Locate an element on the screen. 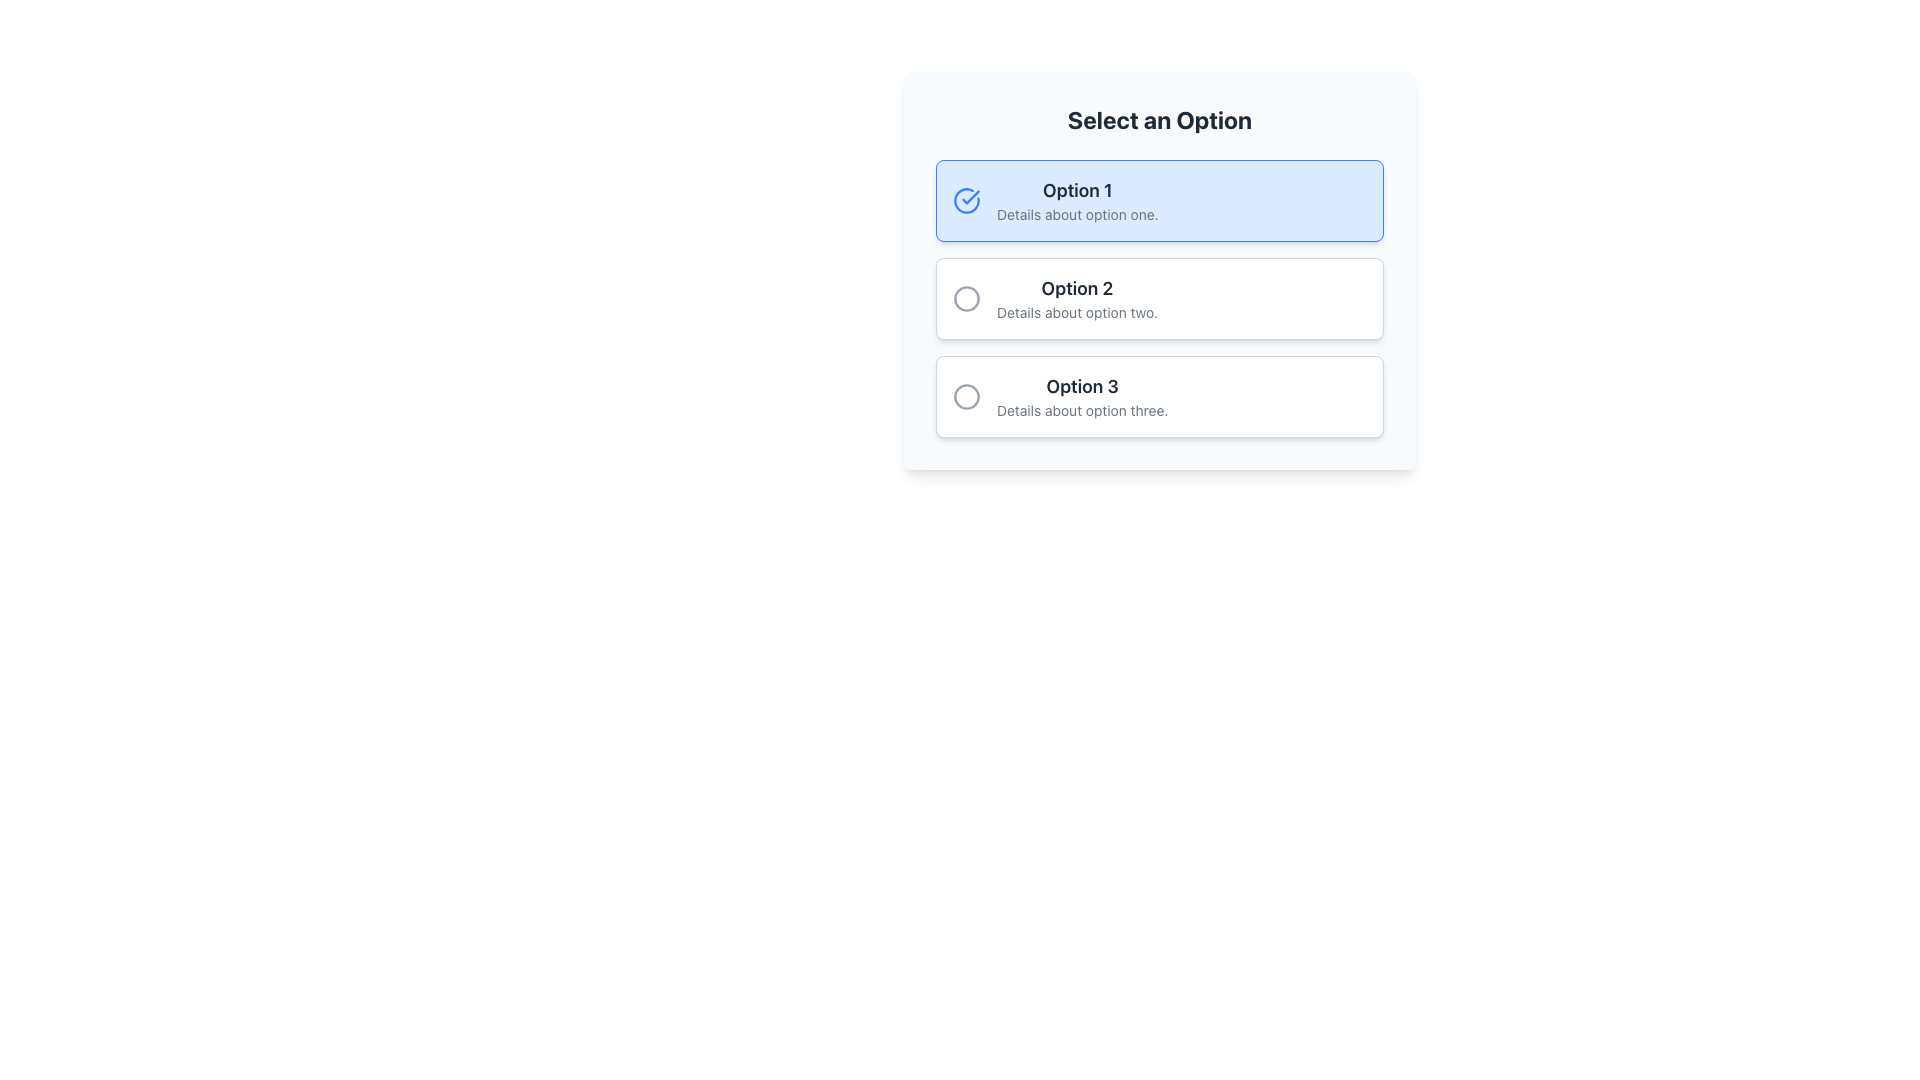 Image resolution: width=1920 pixels, height=1080 pixels. the circular radio button associated with 'Option 3' is located at coordinates (966, 397).